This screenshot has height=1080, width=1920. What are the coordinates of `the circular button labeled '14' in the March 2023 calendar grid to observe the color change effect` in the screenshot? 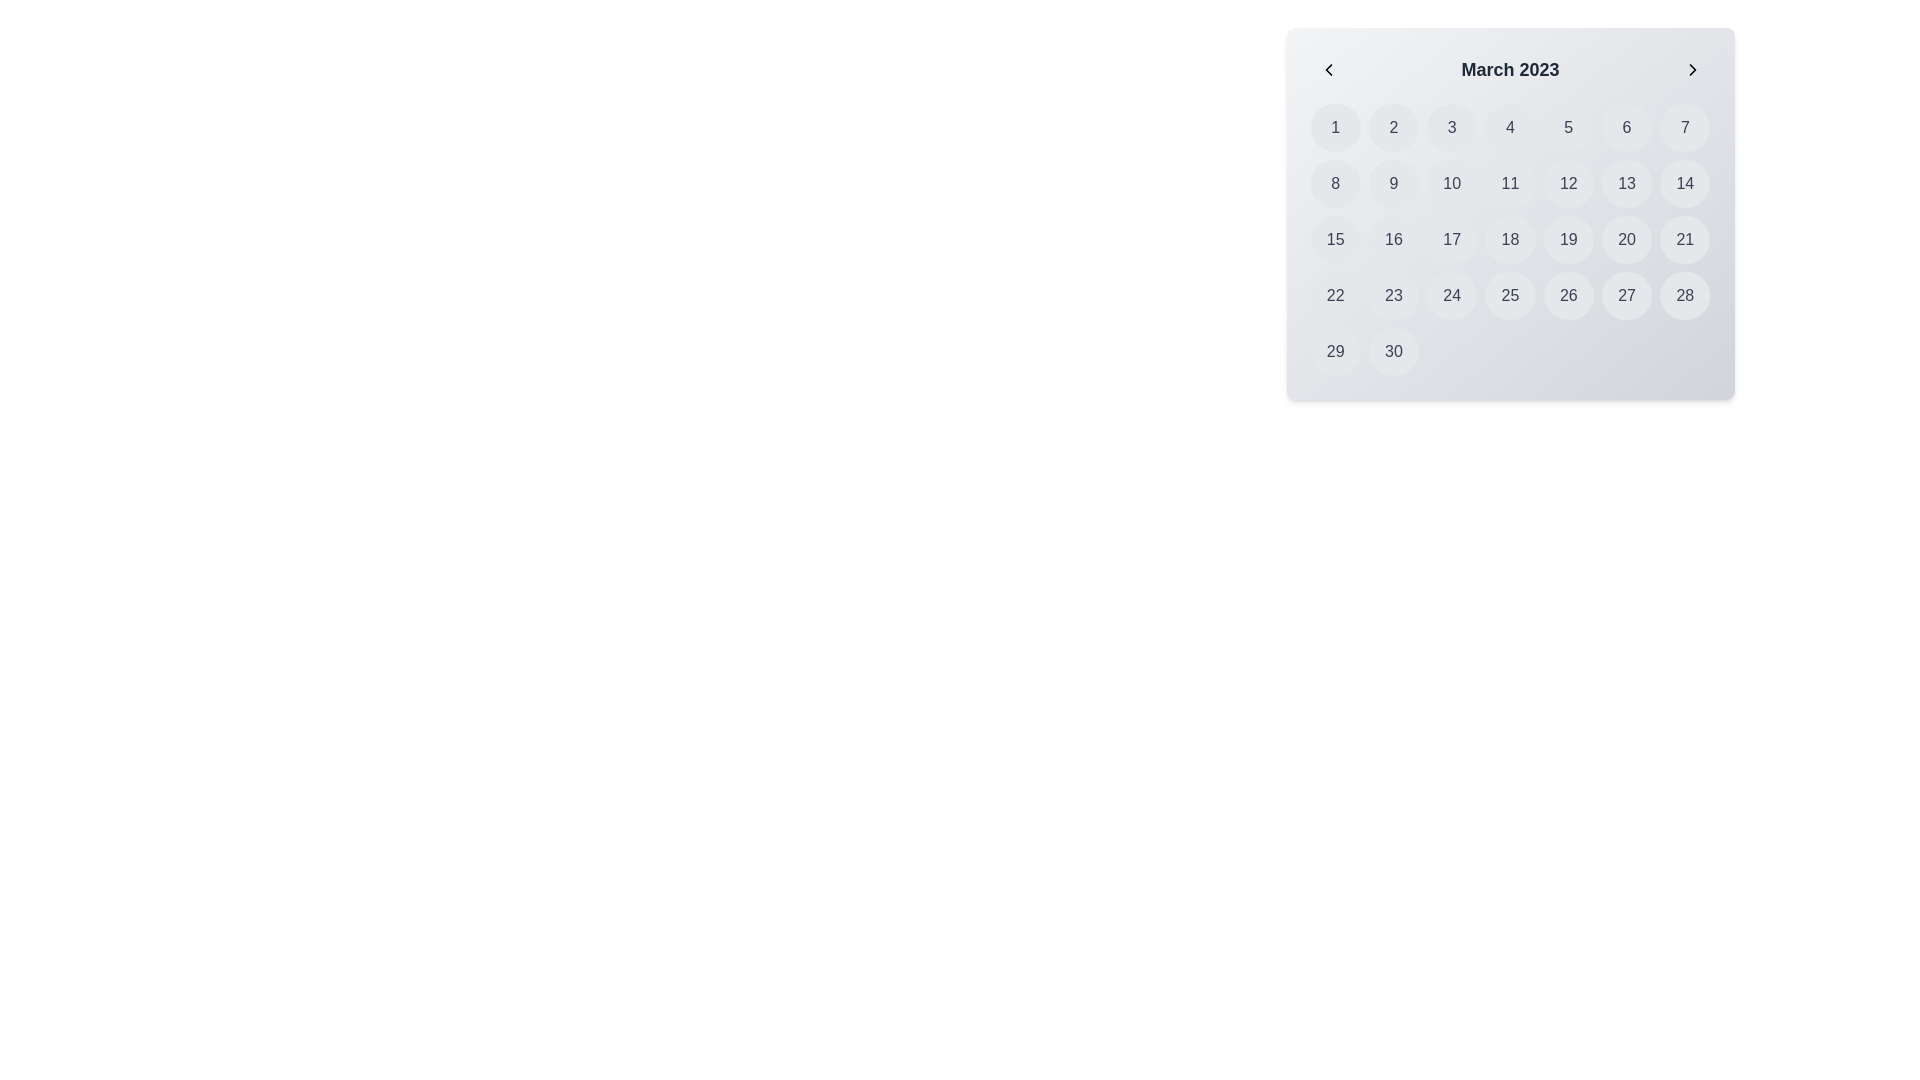 It's located at (1684, 184).